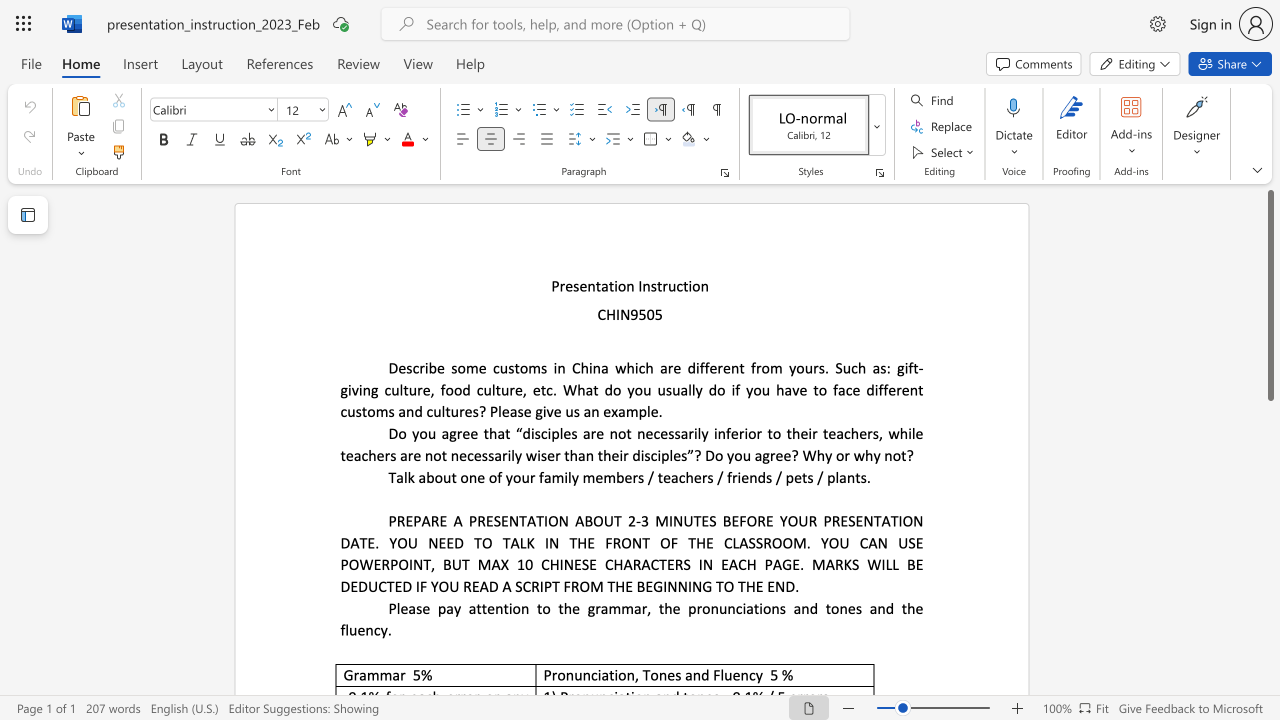 This screenshot has width=1280, height=720. What do you see at coordinates (1269, 570) in the screenshot?
I see `the scrollbar on the right to shift the page lower` at bounding box center [1269, 570].